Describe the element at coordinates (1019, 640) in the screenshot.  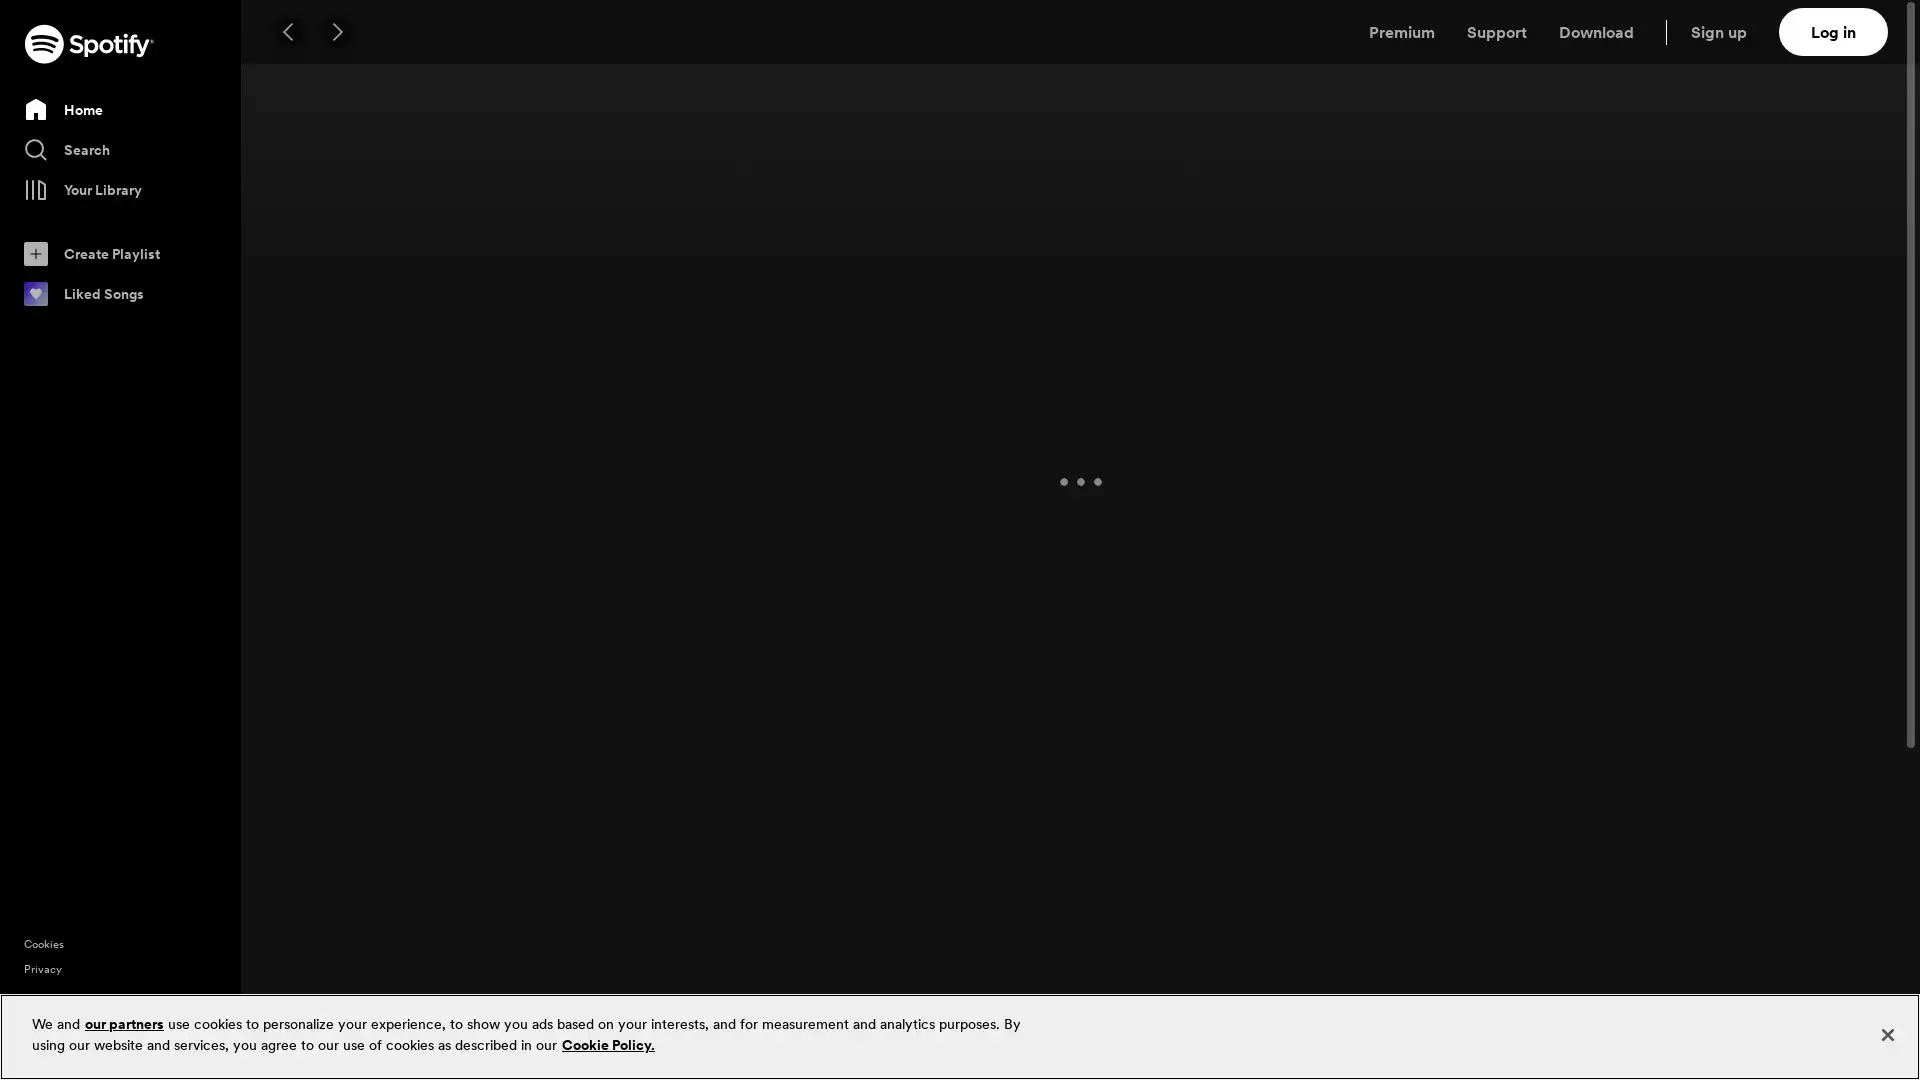
I see `Play Jazz in the Background` at that location.